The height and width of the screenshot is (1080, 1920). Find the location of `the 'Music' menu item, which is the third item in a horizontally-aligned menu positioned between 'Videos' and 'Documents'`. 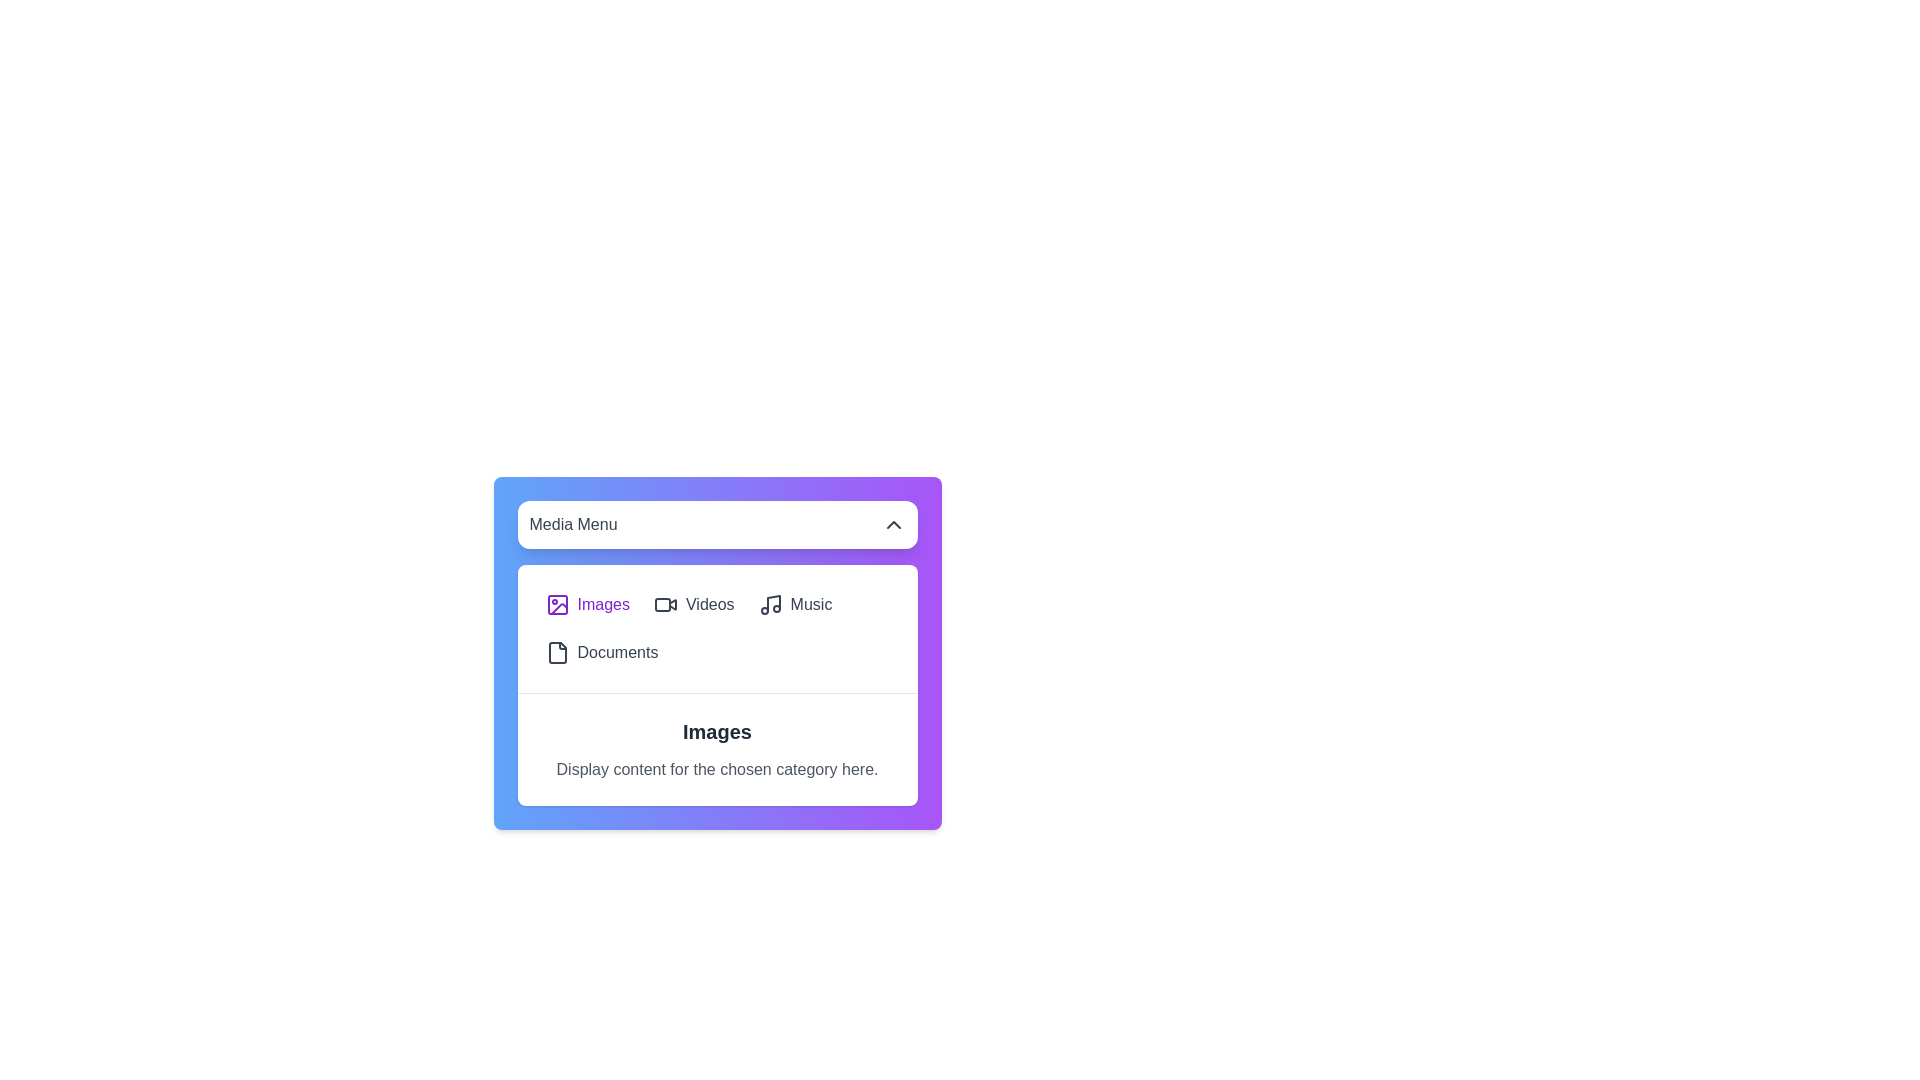

the 'Music' menu item, which is the third item in a horizontally-aligned menu positioned between 'Videos' and 'Documents' is located at coordinates (794, 604).